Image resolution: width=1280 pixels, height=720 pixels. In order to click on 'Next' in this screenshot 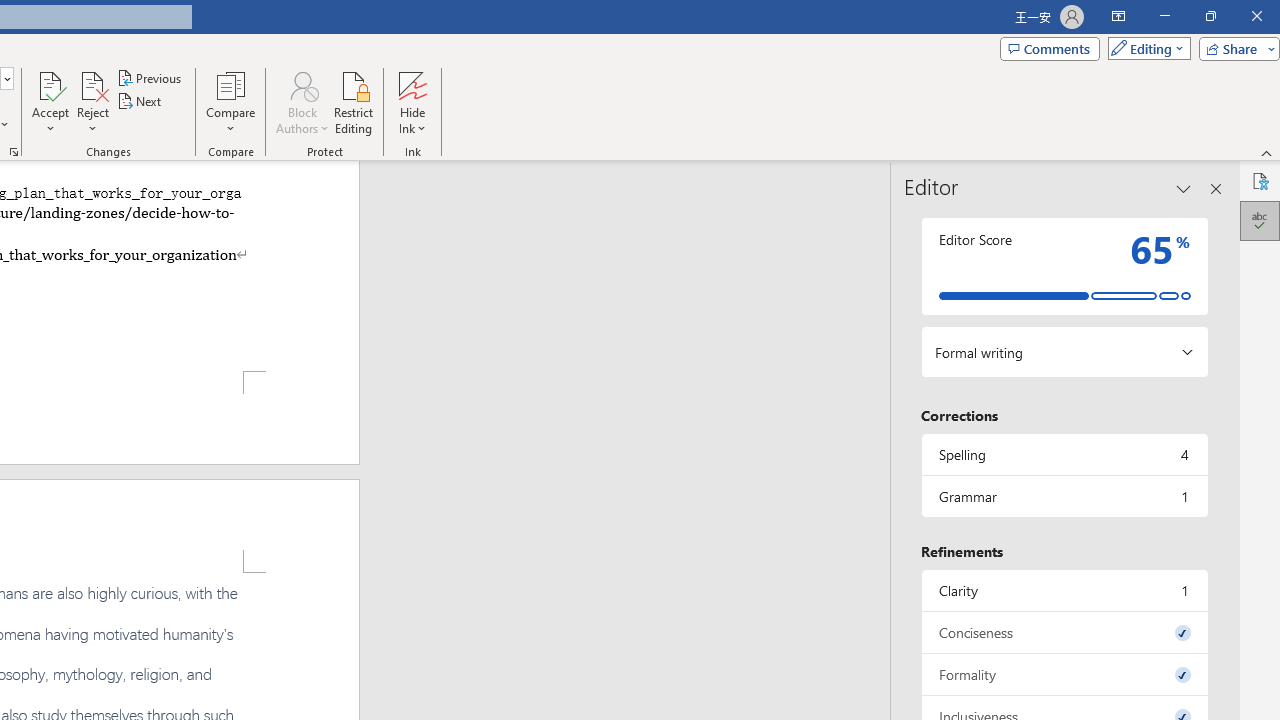, I will do `click(139, 101)`.